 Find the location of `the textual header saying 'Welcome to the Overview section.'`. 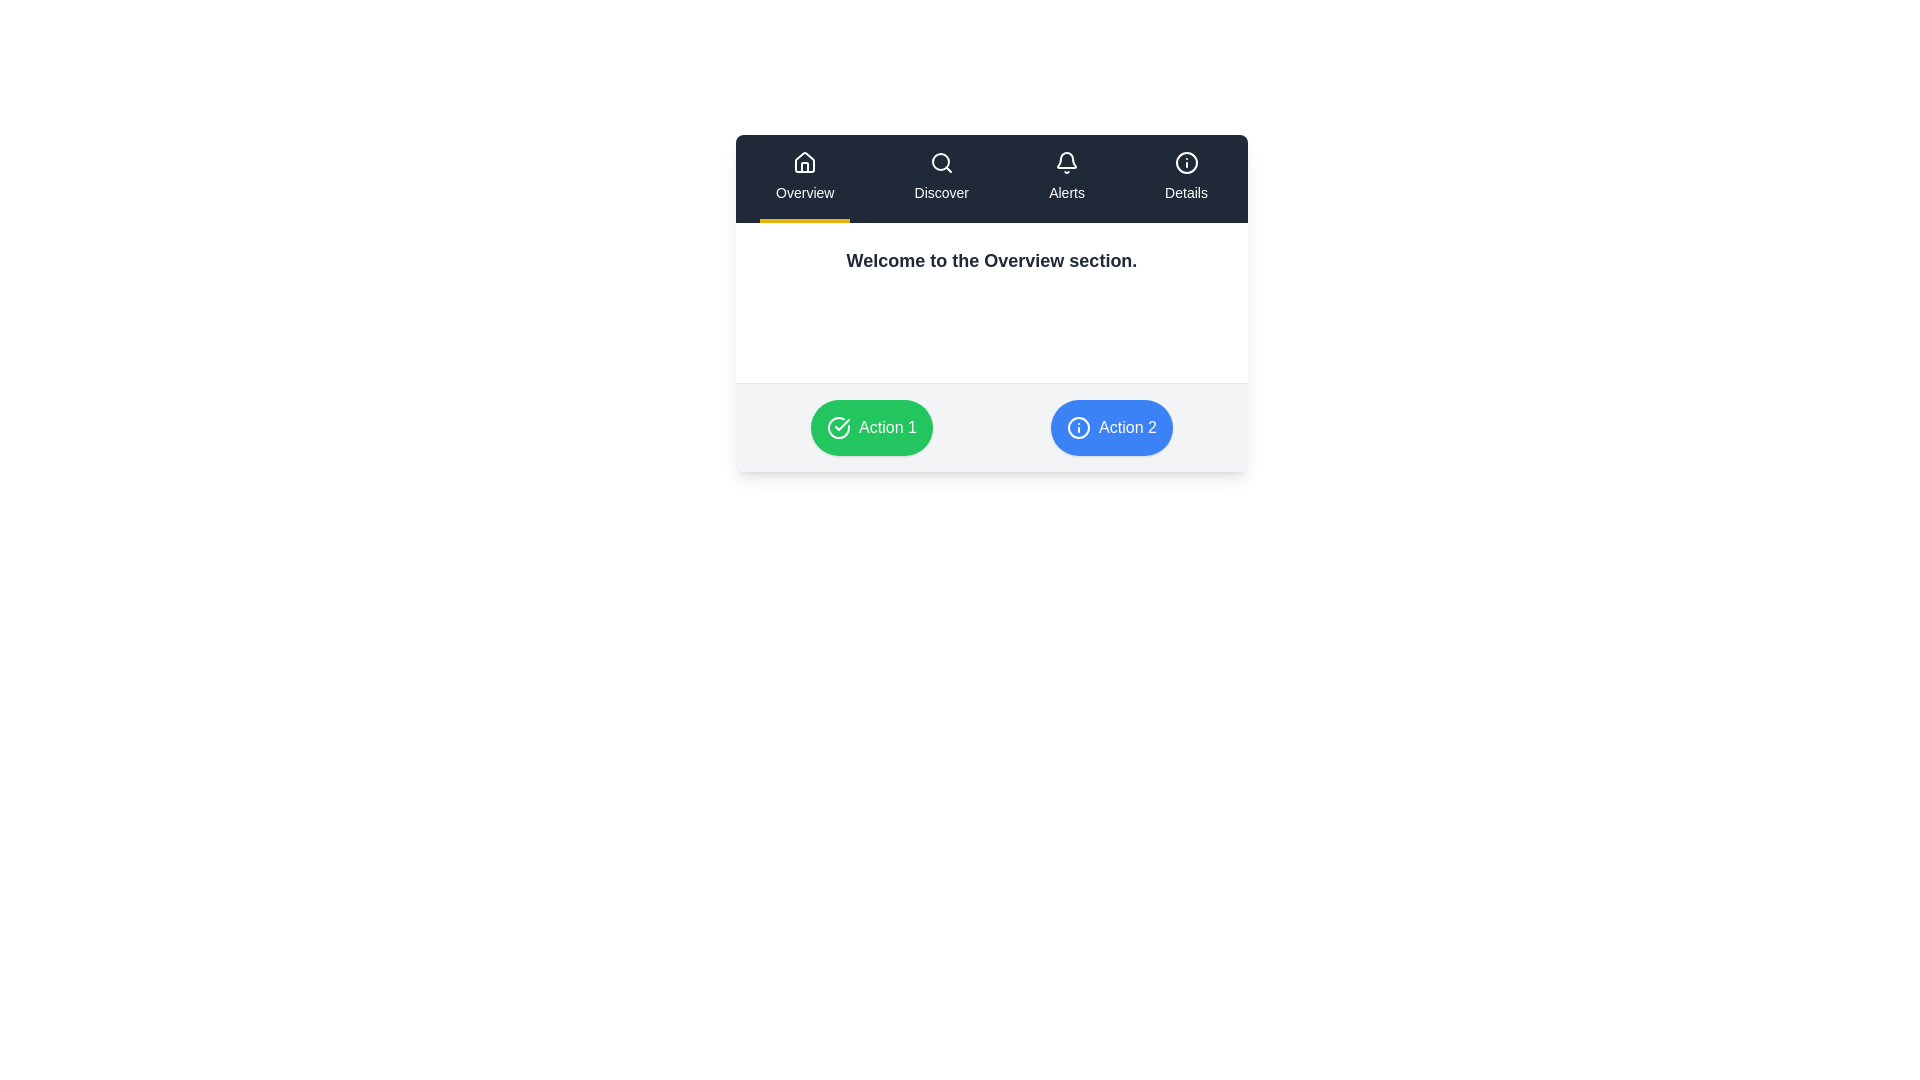

the textual header saying 'Welcome to the Overview section.' is located at coordinates (992, 260).